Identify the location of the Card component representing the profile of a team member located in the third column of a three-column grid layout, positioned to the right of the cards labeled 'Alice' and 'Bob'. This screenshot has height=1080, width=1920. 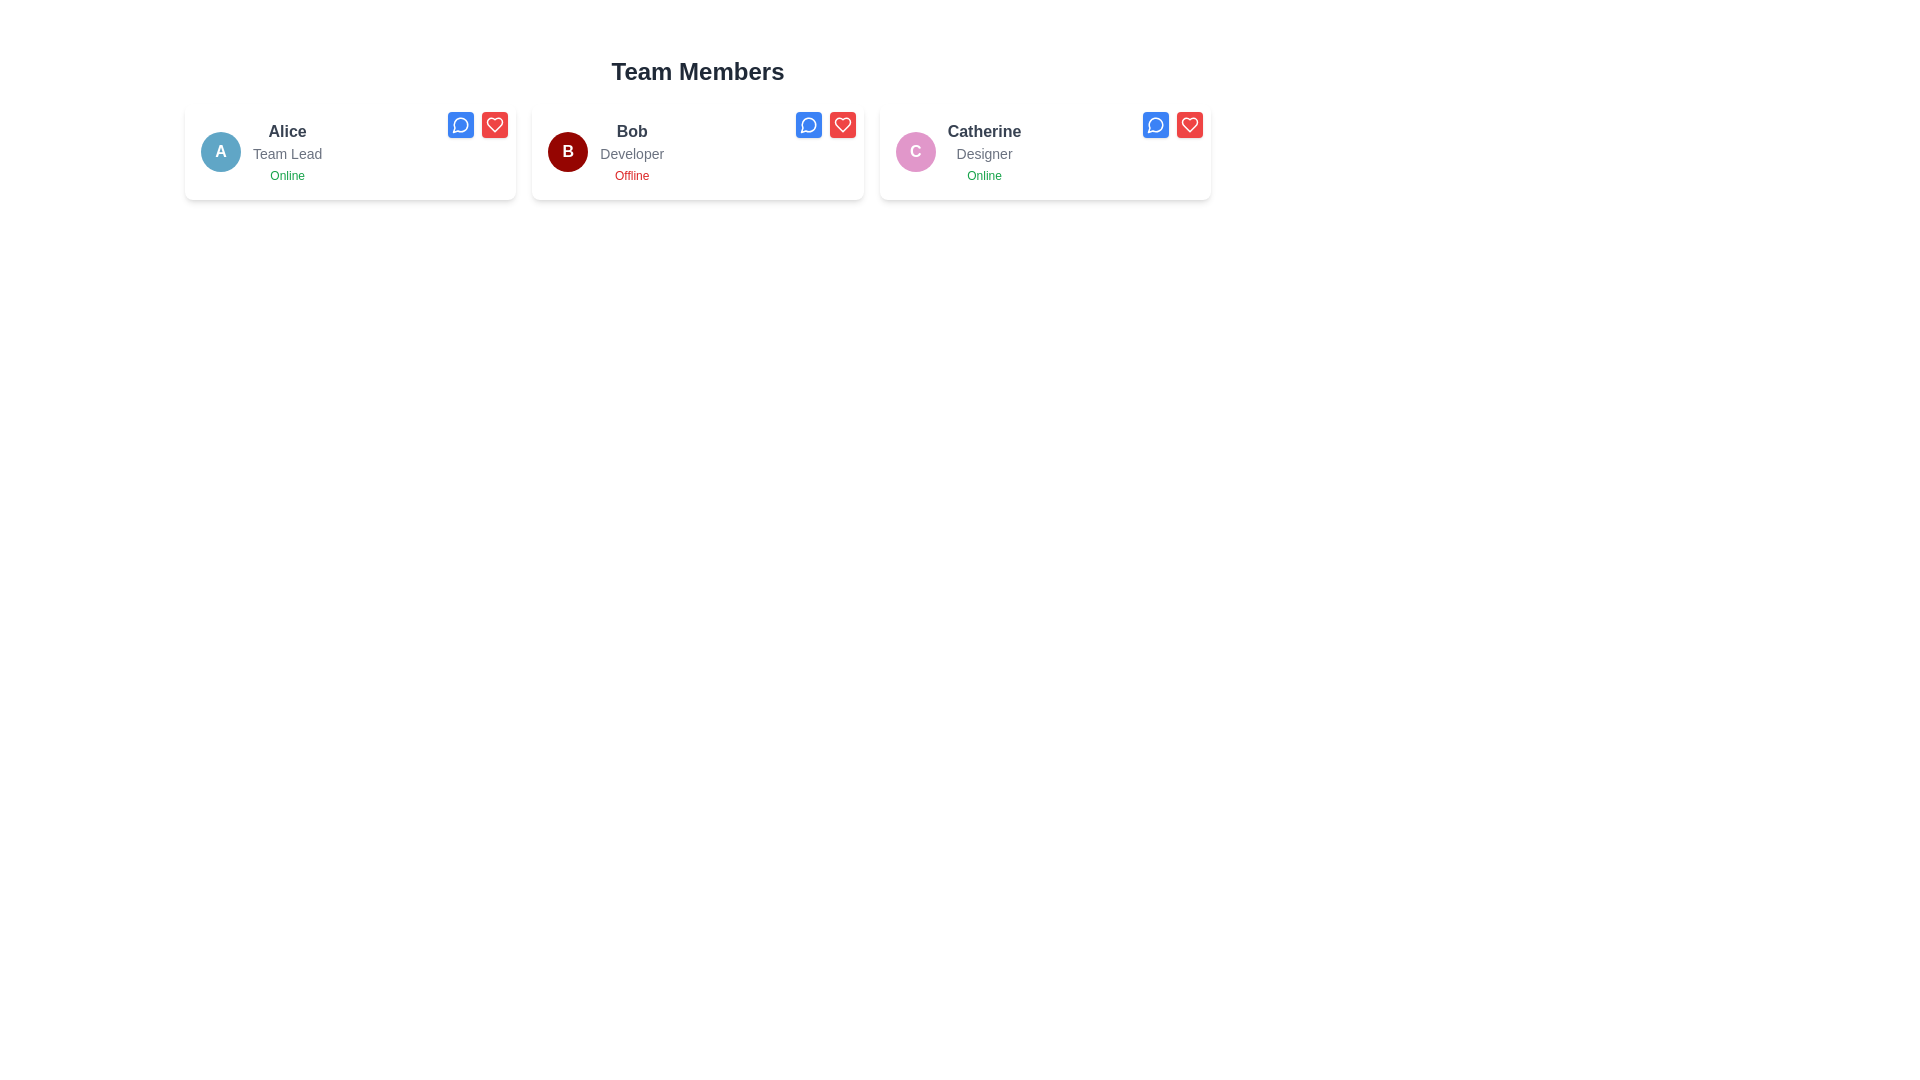
(1044, 150).